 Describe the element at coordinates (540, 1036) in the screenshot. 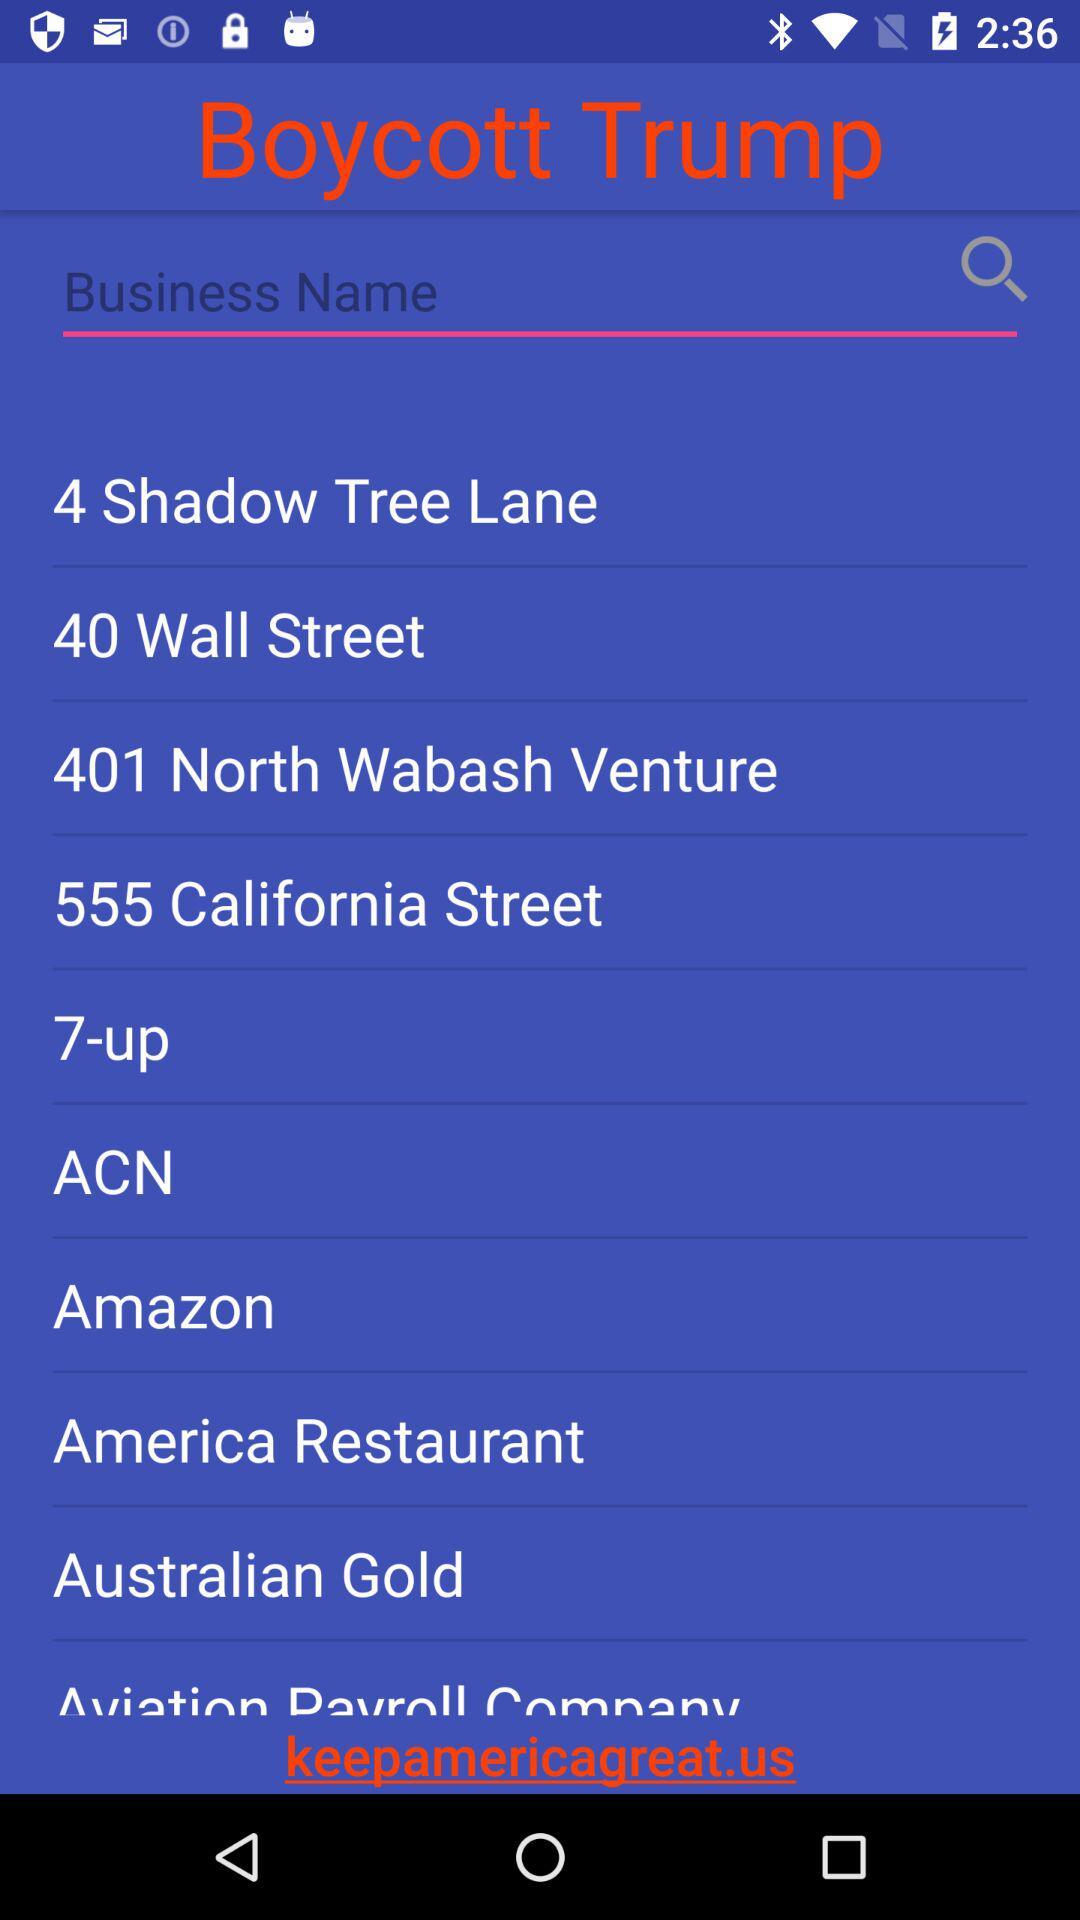

I see `7-up item` at that location.